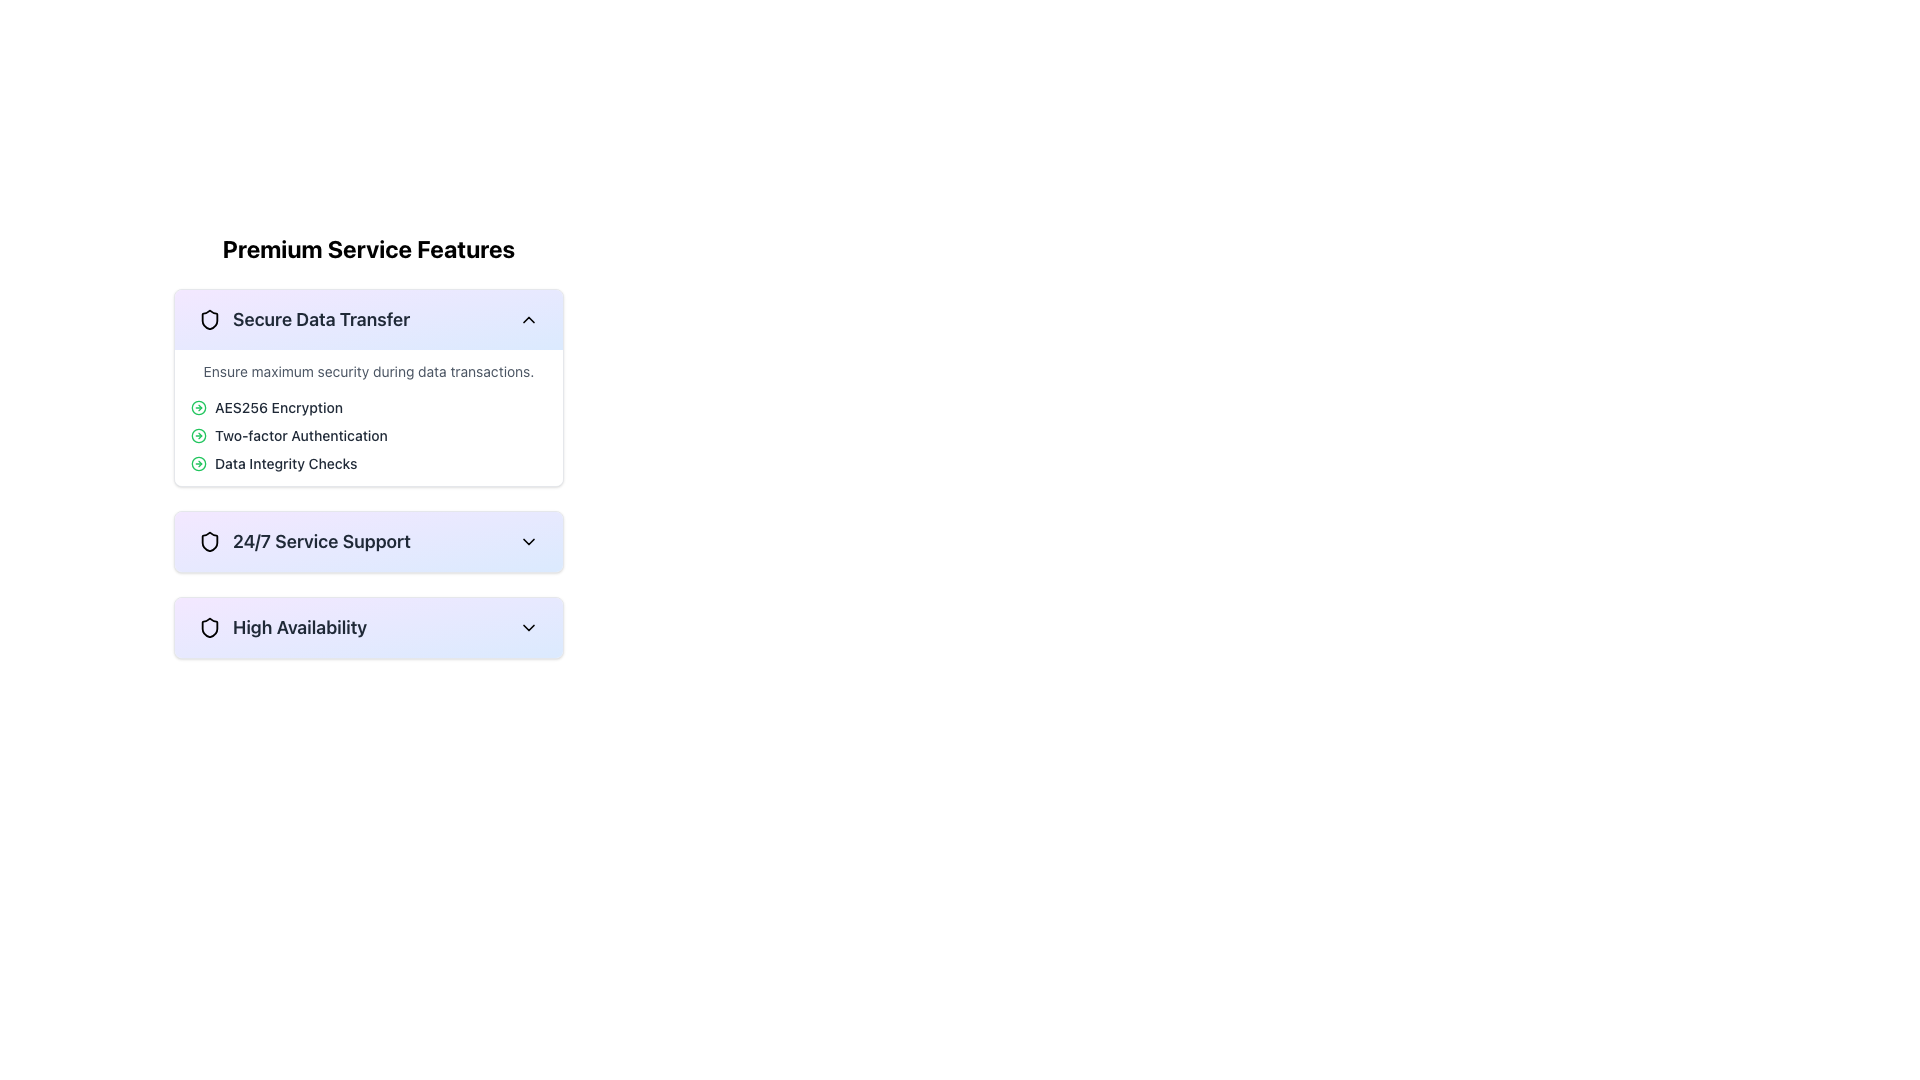 This screenshot has height=1080, width=1920. I want to click on the security icon located to the far left of the 'Secure Data Transfer' text, so click(210, 319).